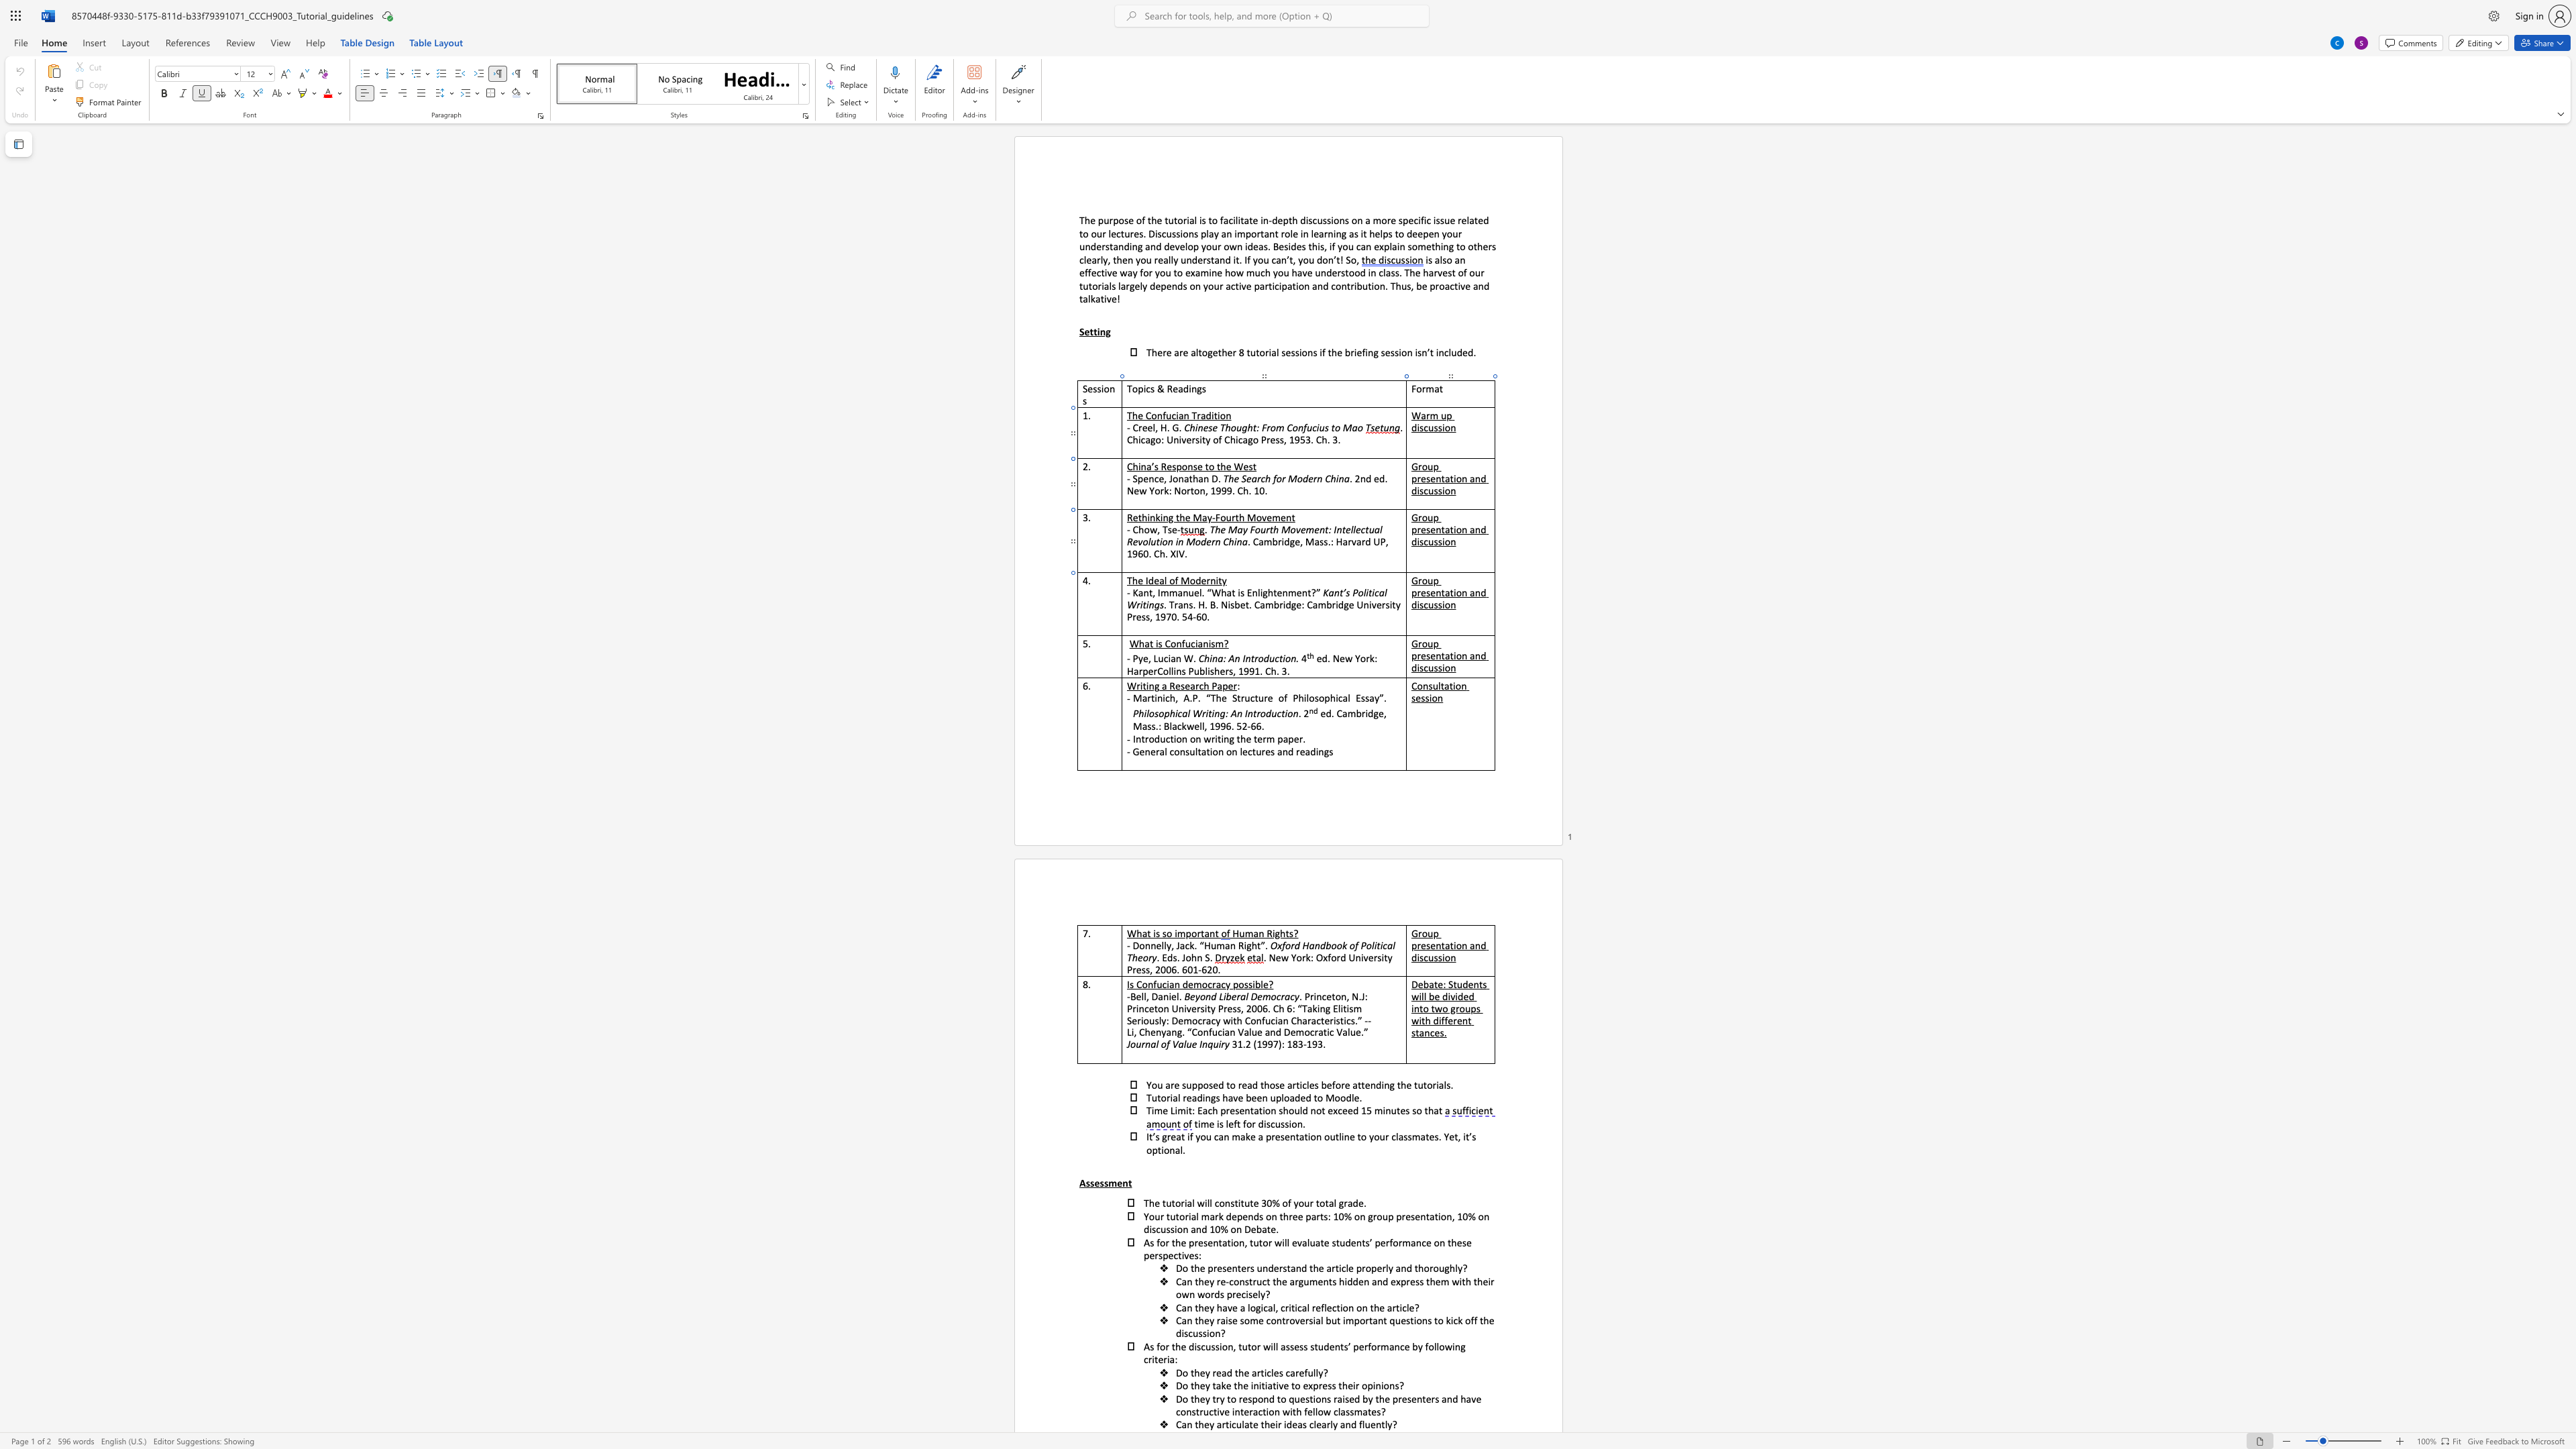  Describe the element at coordinates (1149, 591) in the screenshot. I see `the 1th character "t" in the text` at that location.